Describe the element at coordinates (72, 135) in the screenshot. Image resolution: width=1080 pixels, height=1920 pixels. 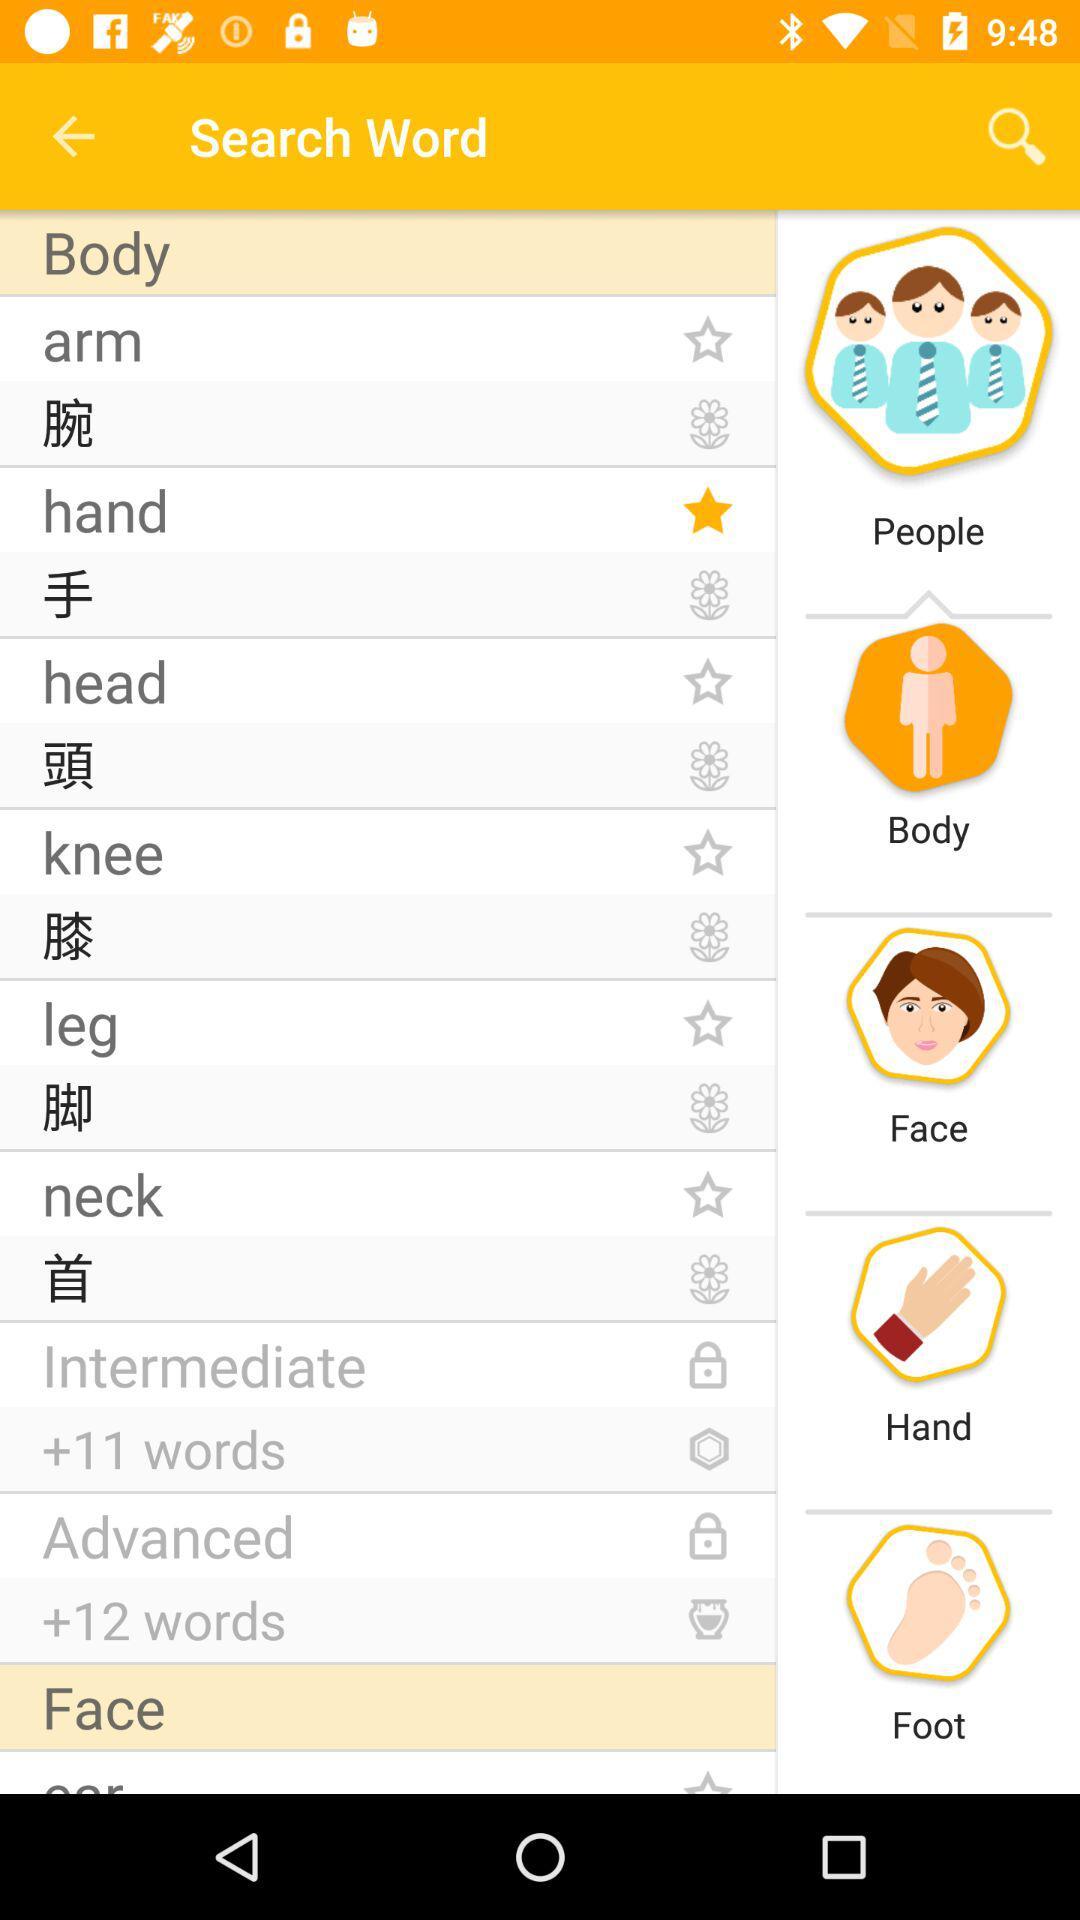
I see `the icon above body icon` at that location.